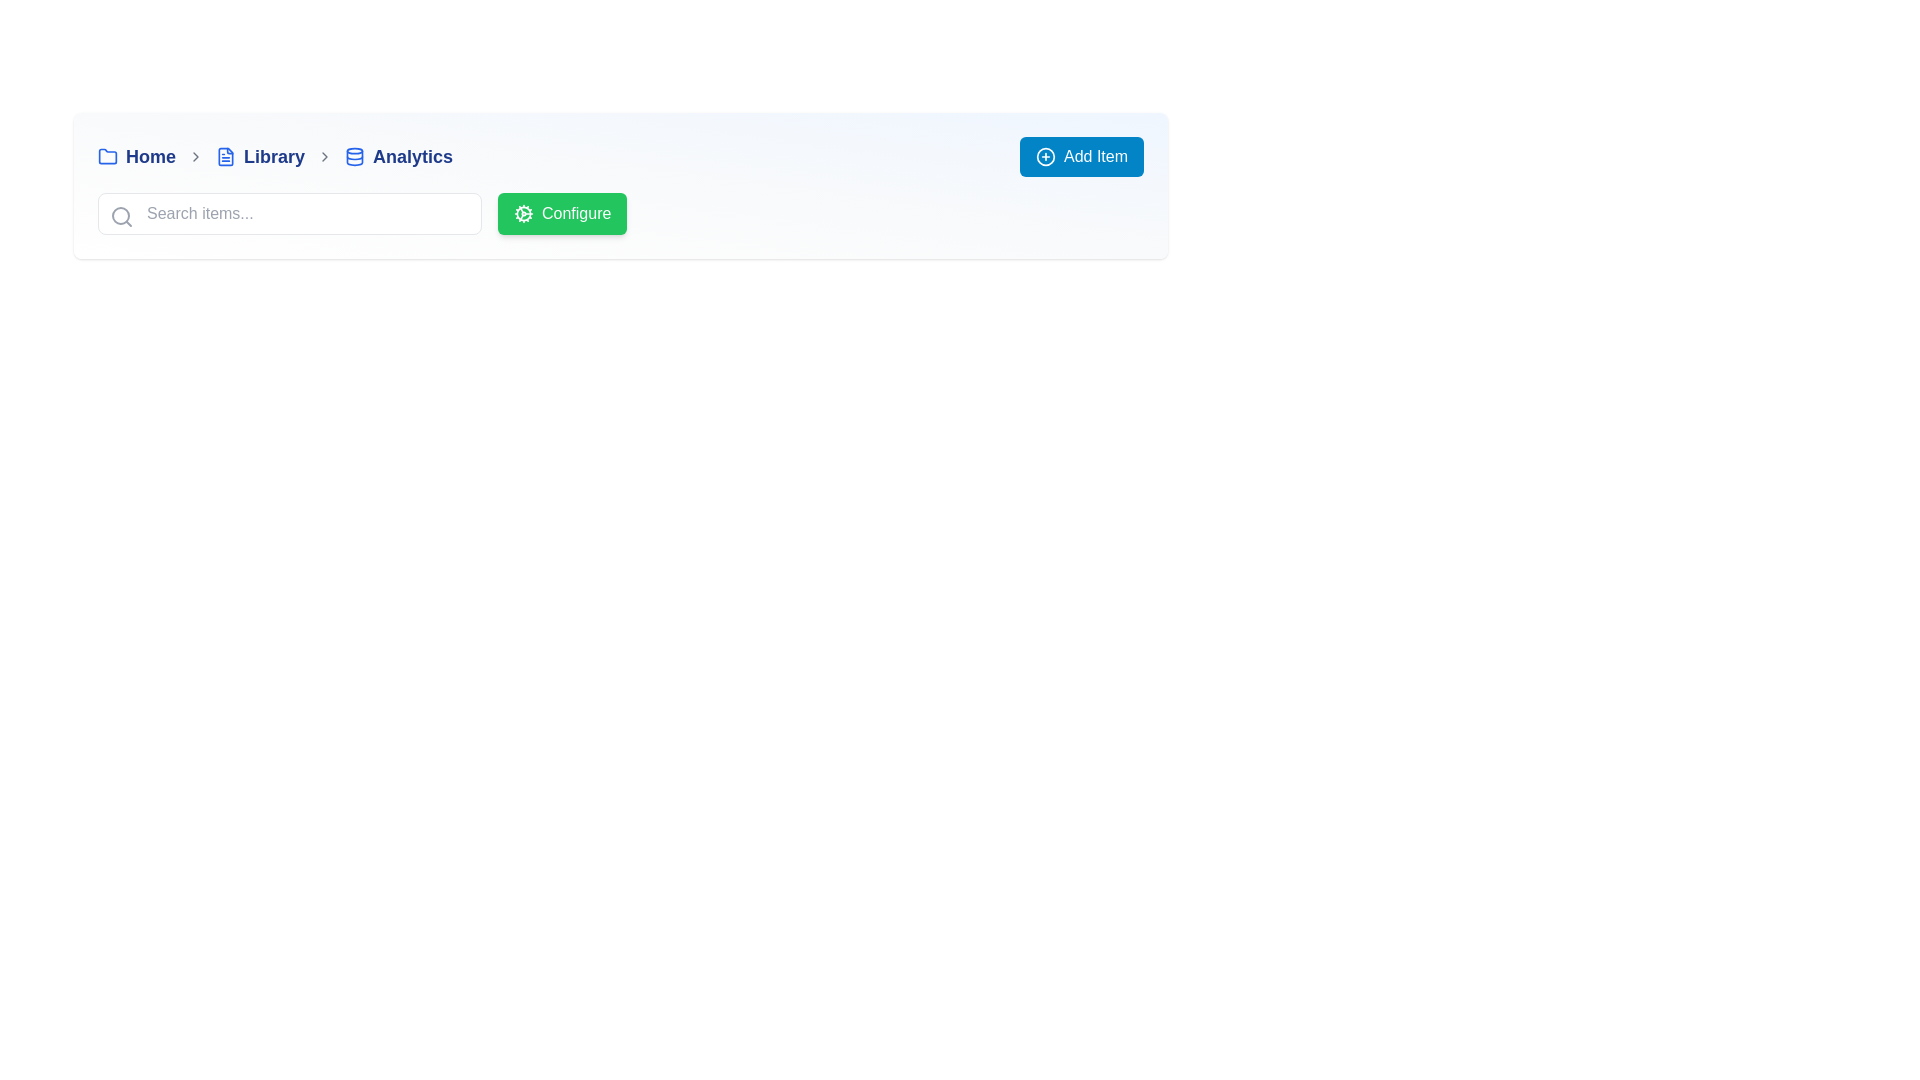 This screenshot has height=1080, width=1920. What do you see at coordinates (523, 213) in the screenshot?
I see `the cogwheel icon located to the left within the 'Configure' button in the main toolbar` at bounding box center [523, 213].